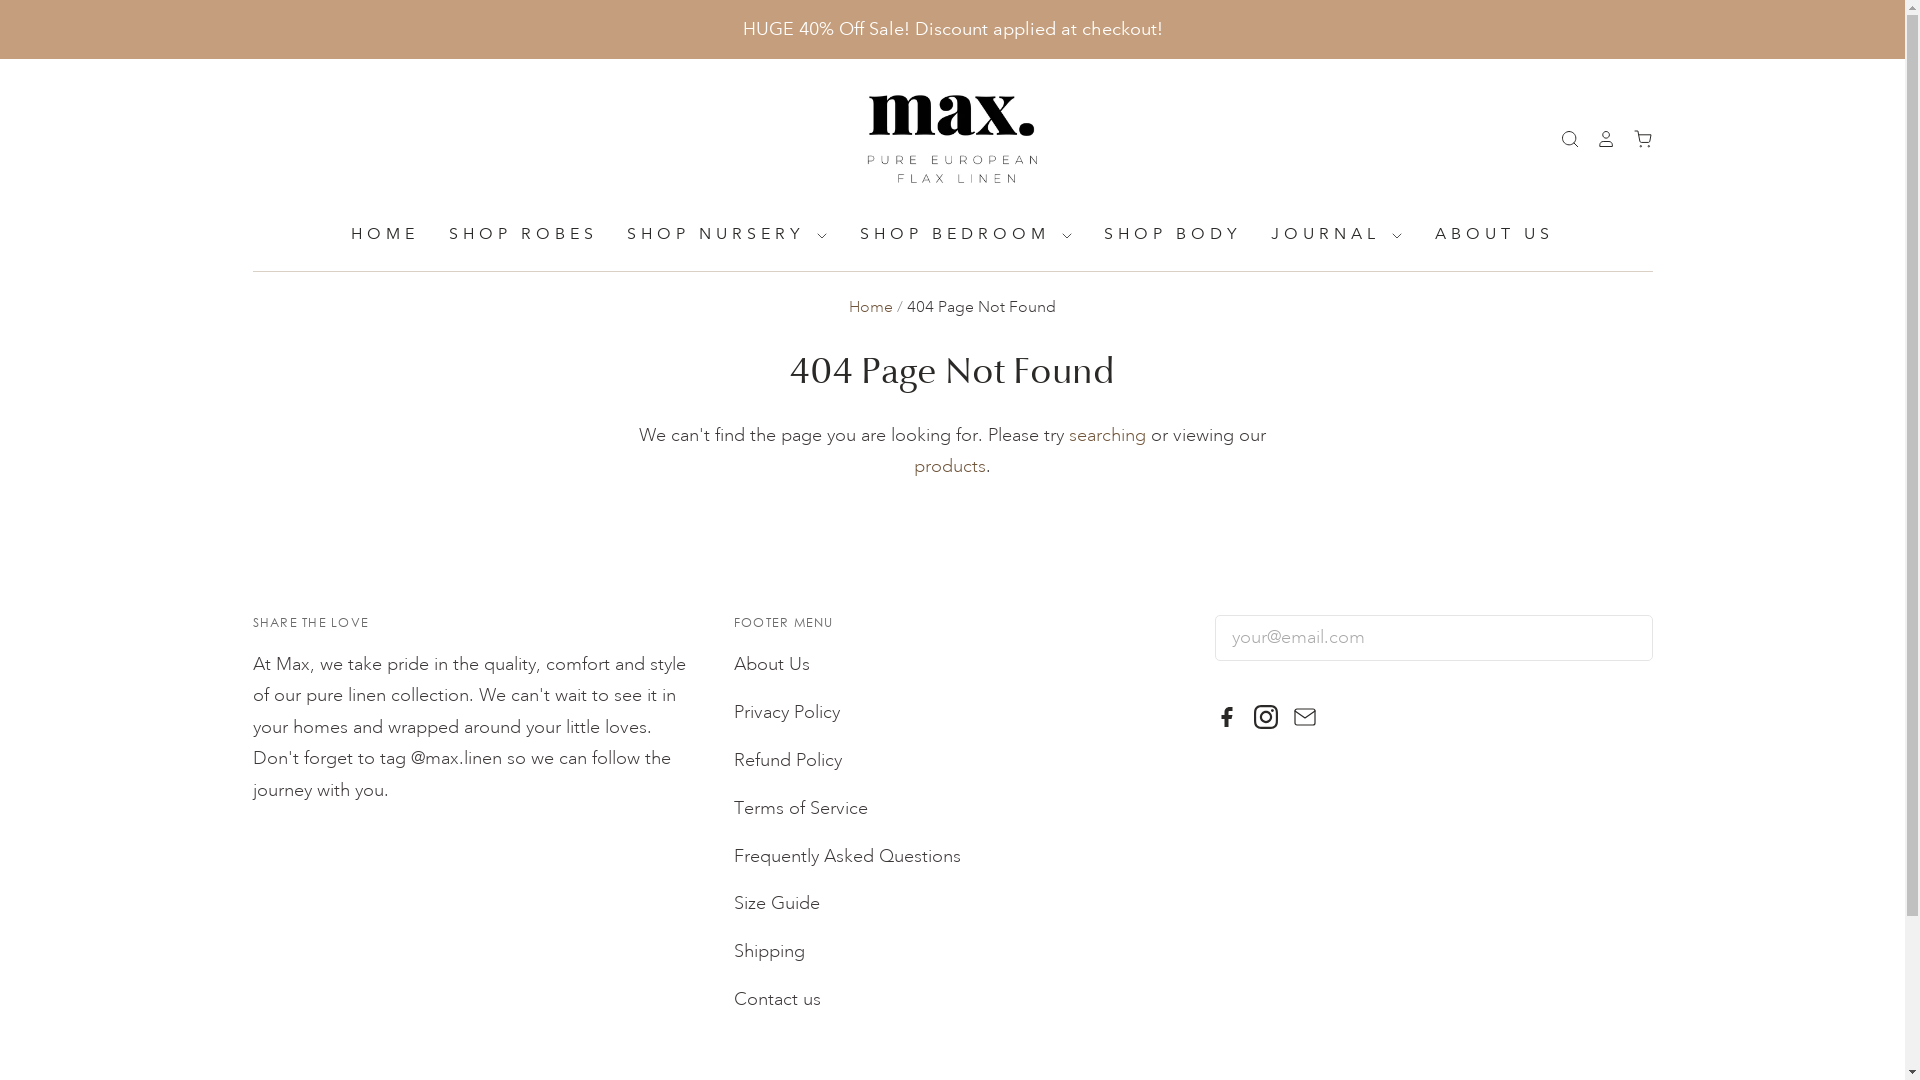  I want to click on 'ABOUT US', so click(1479, 233).